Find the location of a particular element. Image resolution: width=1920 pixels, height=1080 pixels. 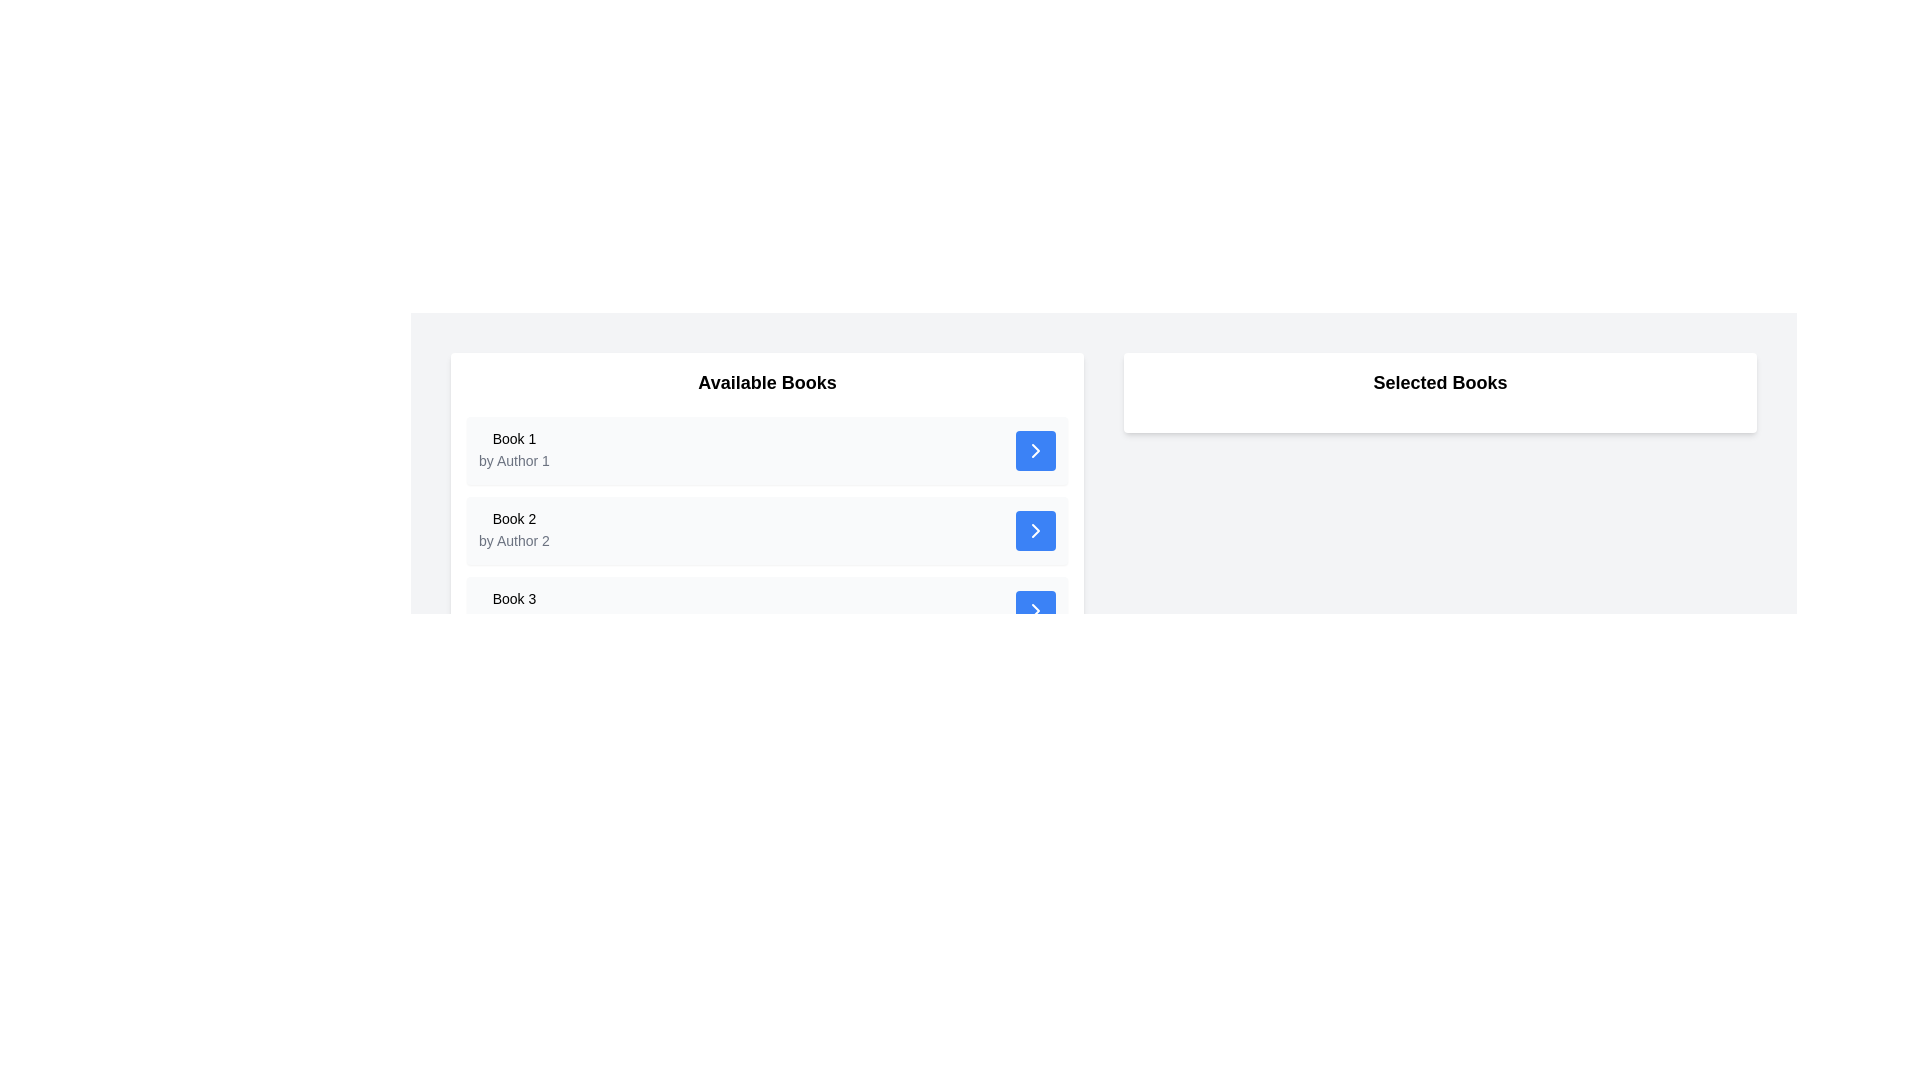

the List Item with Button displaying 'Book 3' by 'Author 3' via keyboard navigation is located at coordinates (766, 609).